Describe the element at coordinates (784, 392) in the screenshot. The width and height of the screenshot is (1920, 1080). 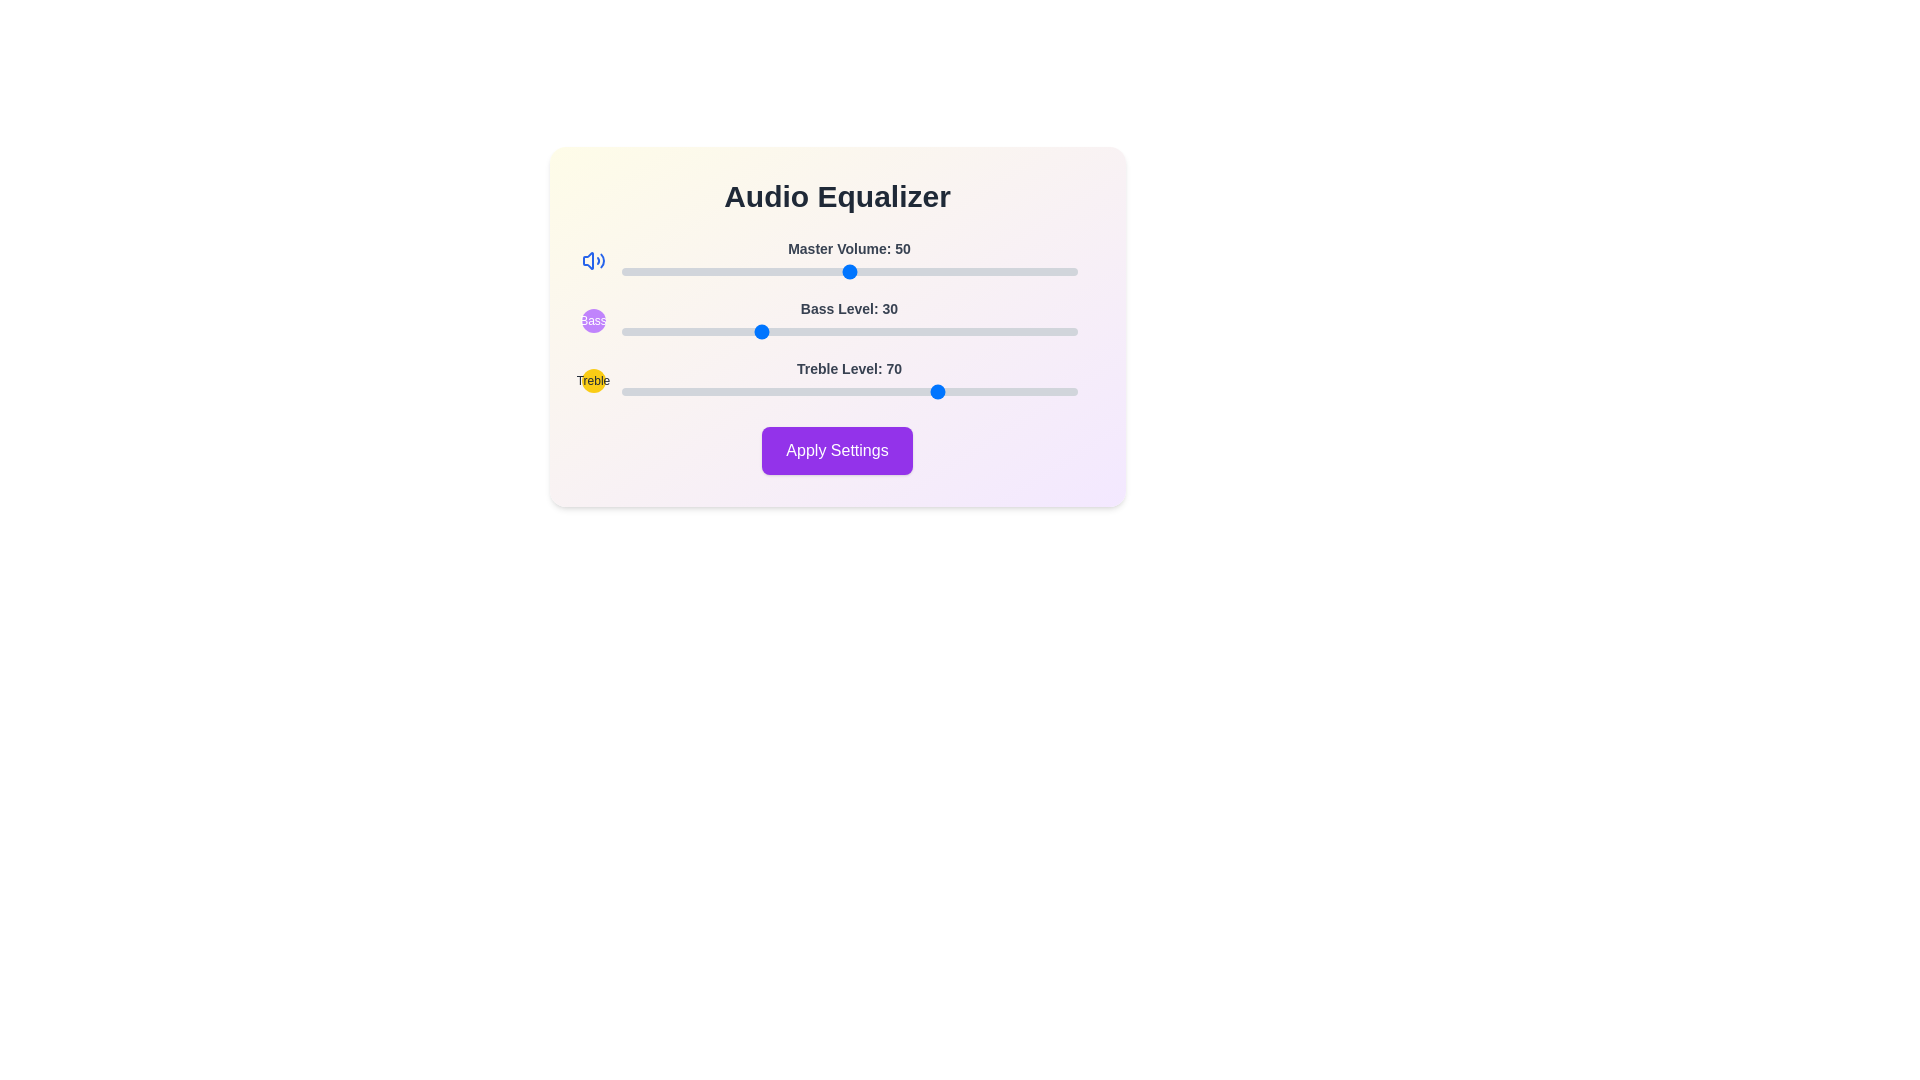
I see `Treble Level` at that location.